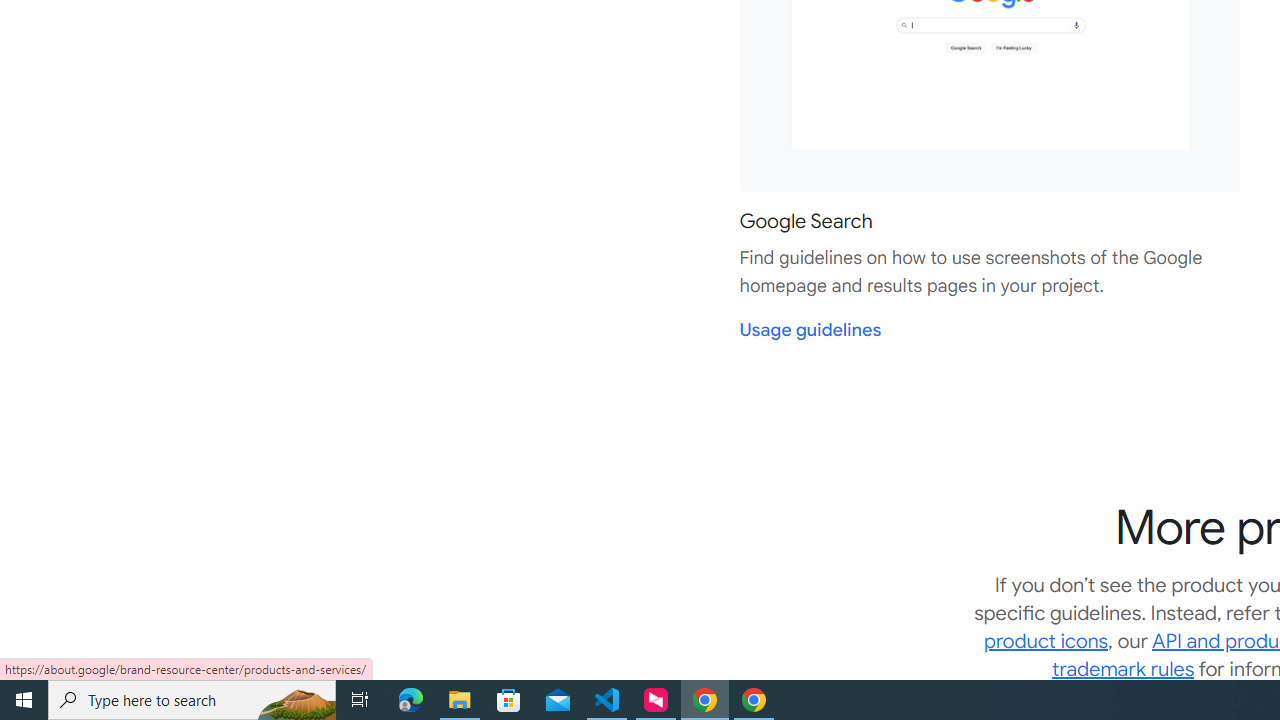 Image resolution: width=1280 pixels, height=720 pixels. Describe the element at coordinates (1123, 669) in the screenshot. I see `'trademark rules'` at that location.